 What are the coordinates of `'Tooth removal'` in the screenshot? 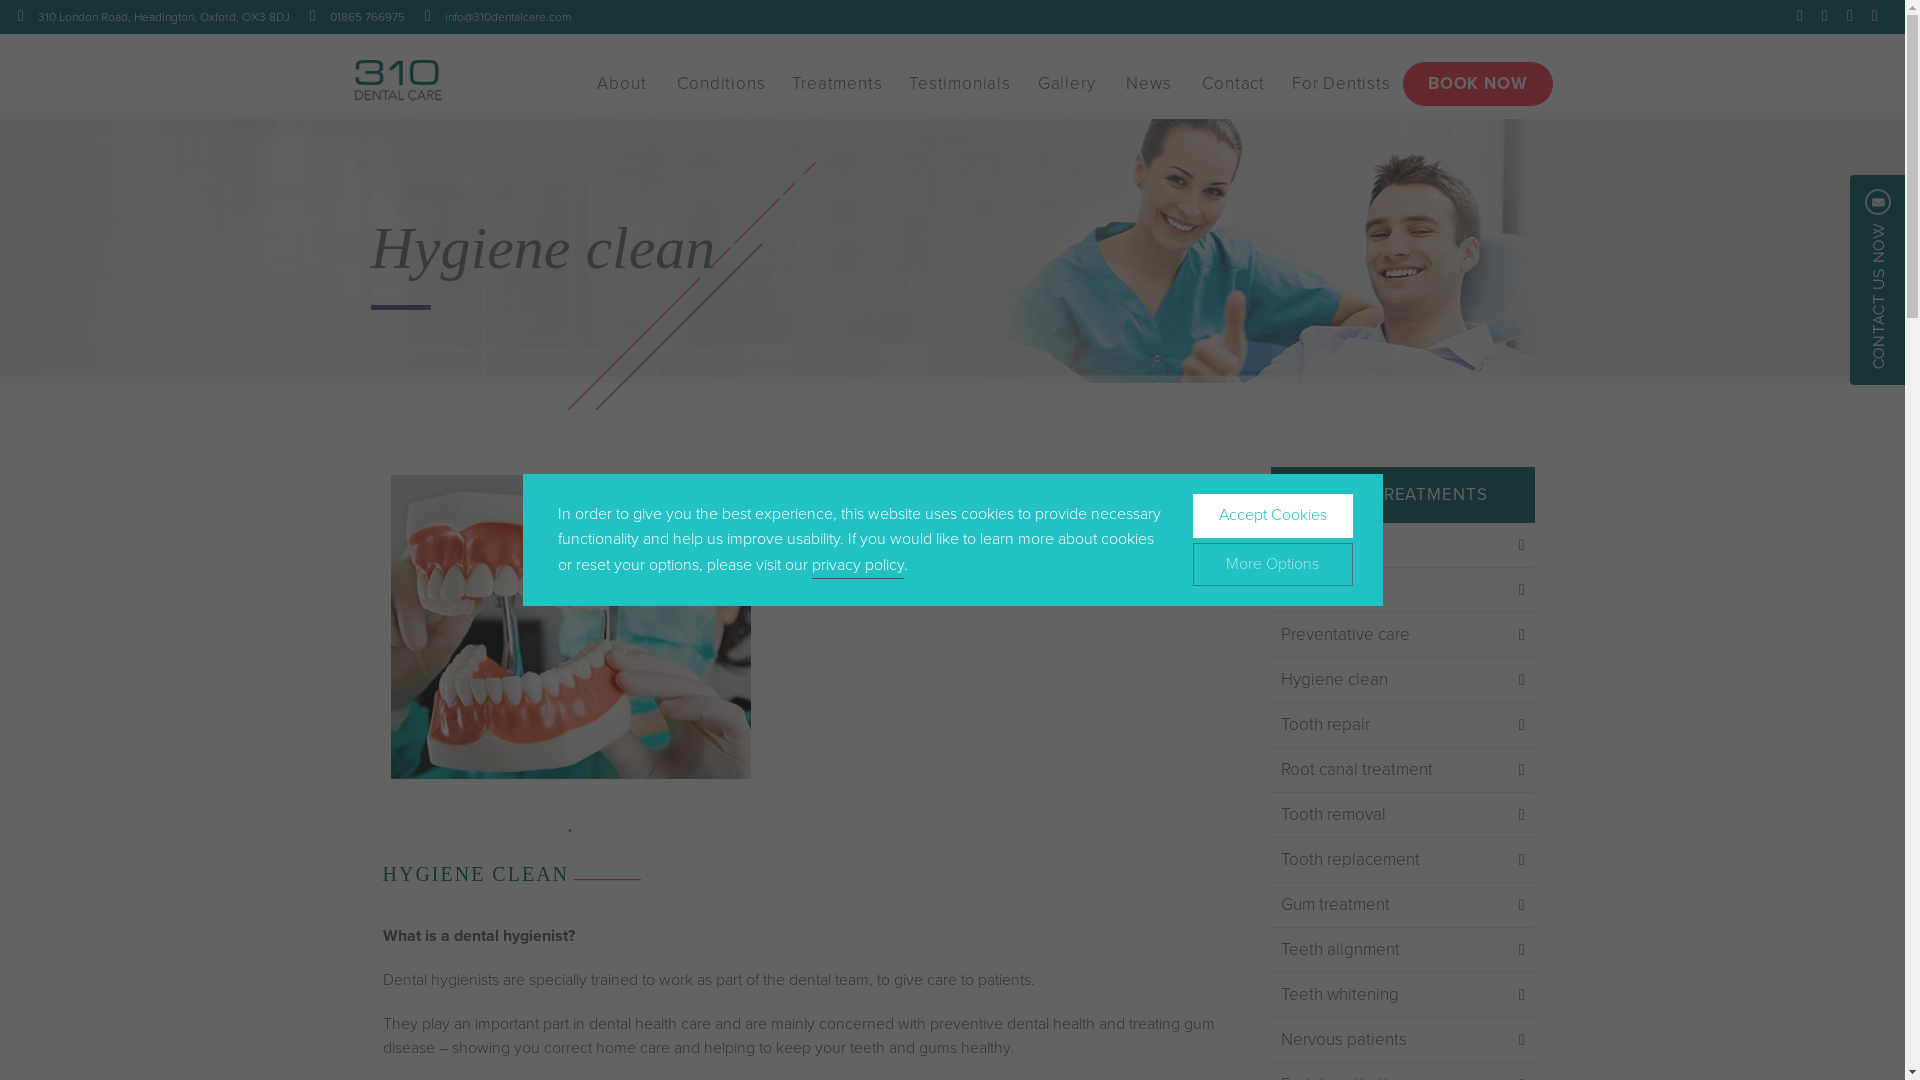 It's located at (1400, 815).